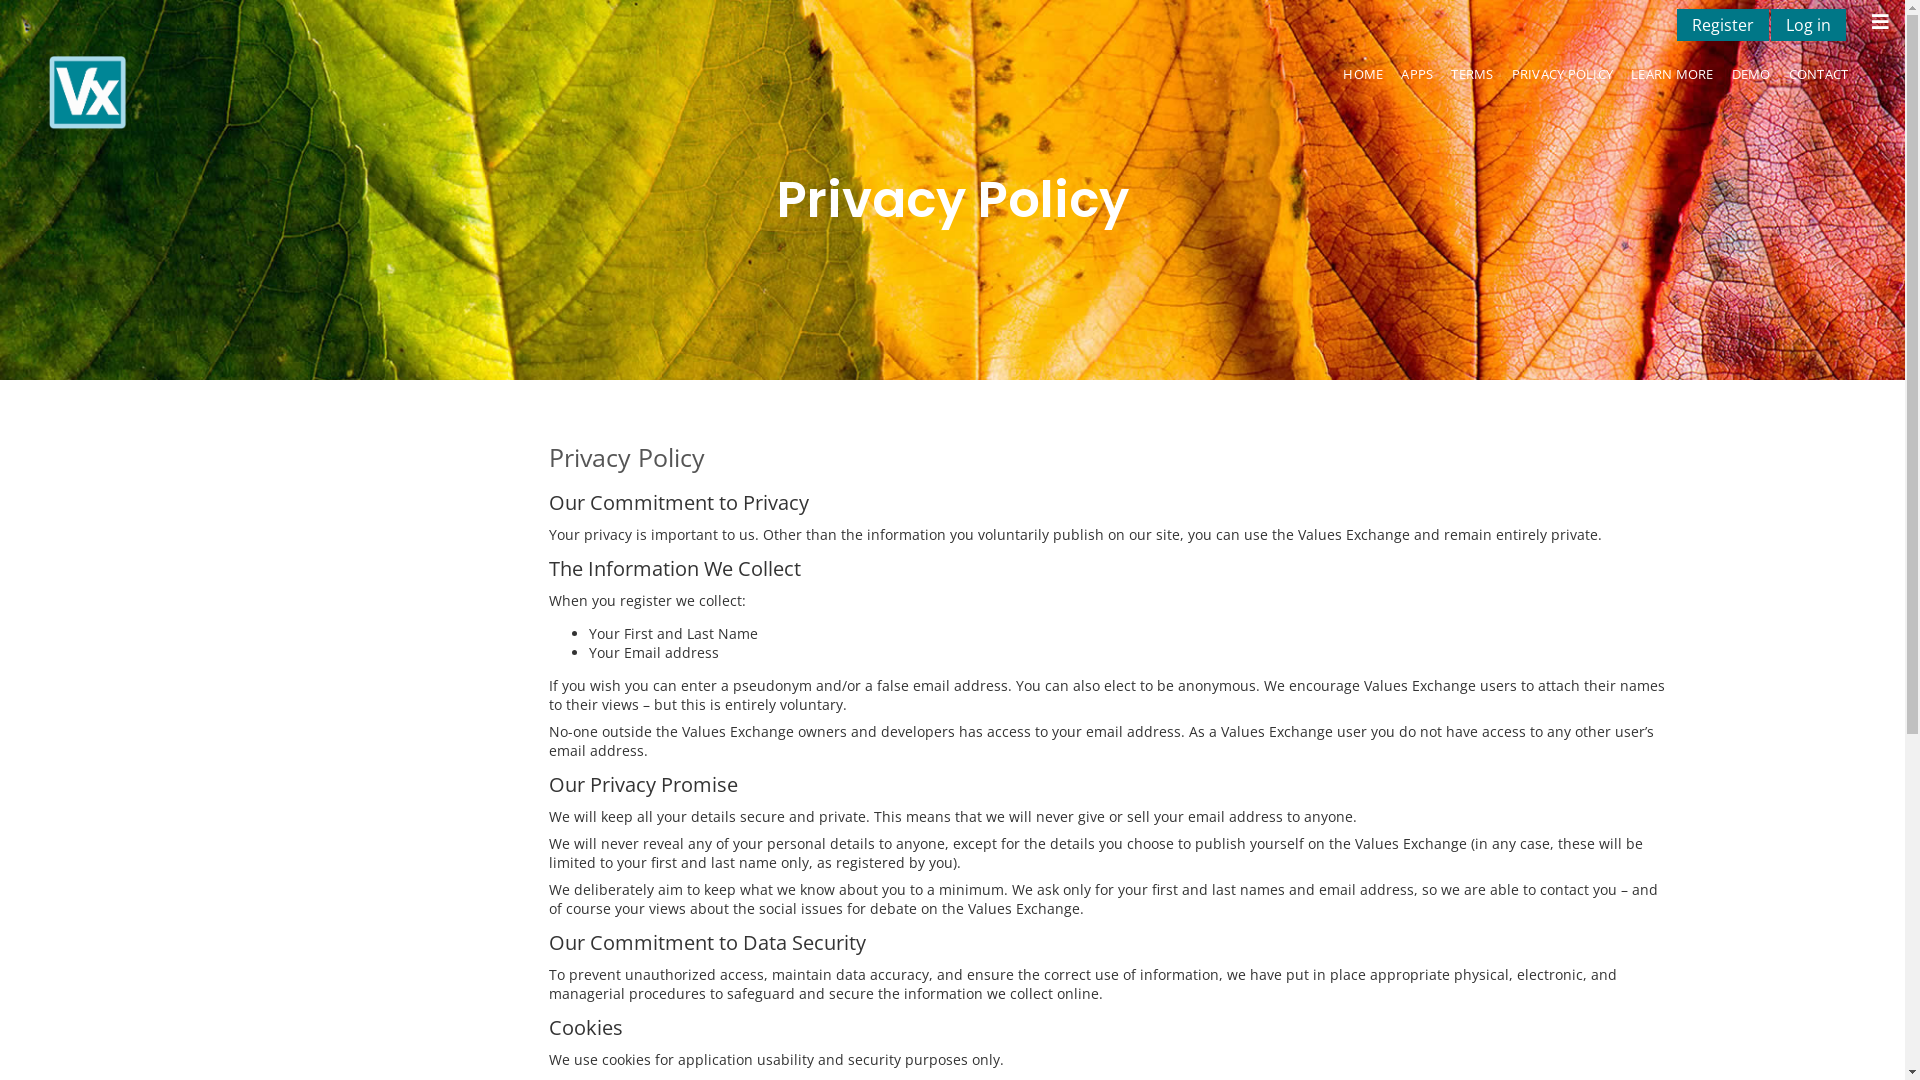 This screenshot has height=1080, width=1920. What do you see at coordinates (1334, 72) in the screenshot?
I see `'HOME'` at bounding box center [1334, 72].